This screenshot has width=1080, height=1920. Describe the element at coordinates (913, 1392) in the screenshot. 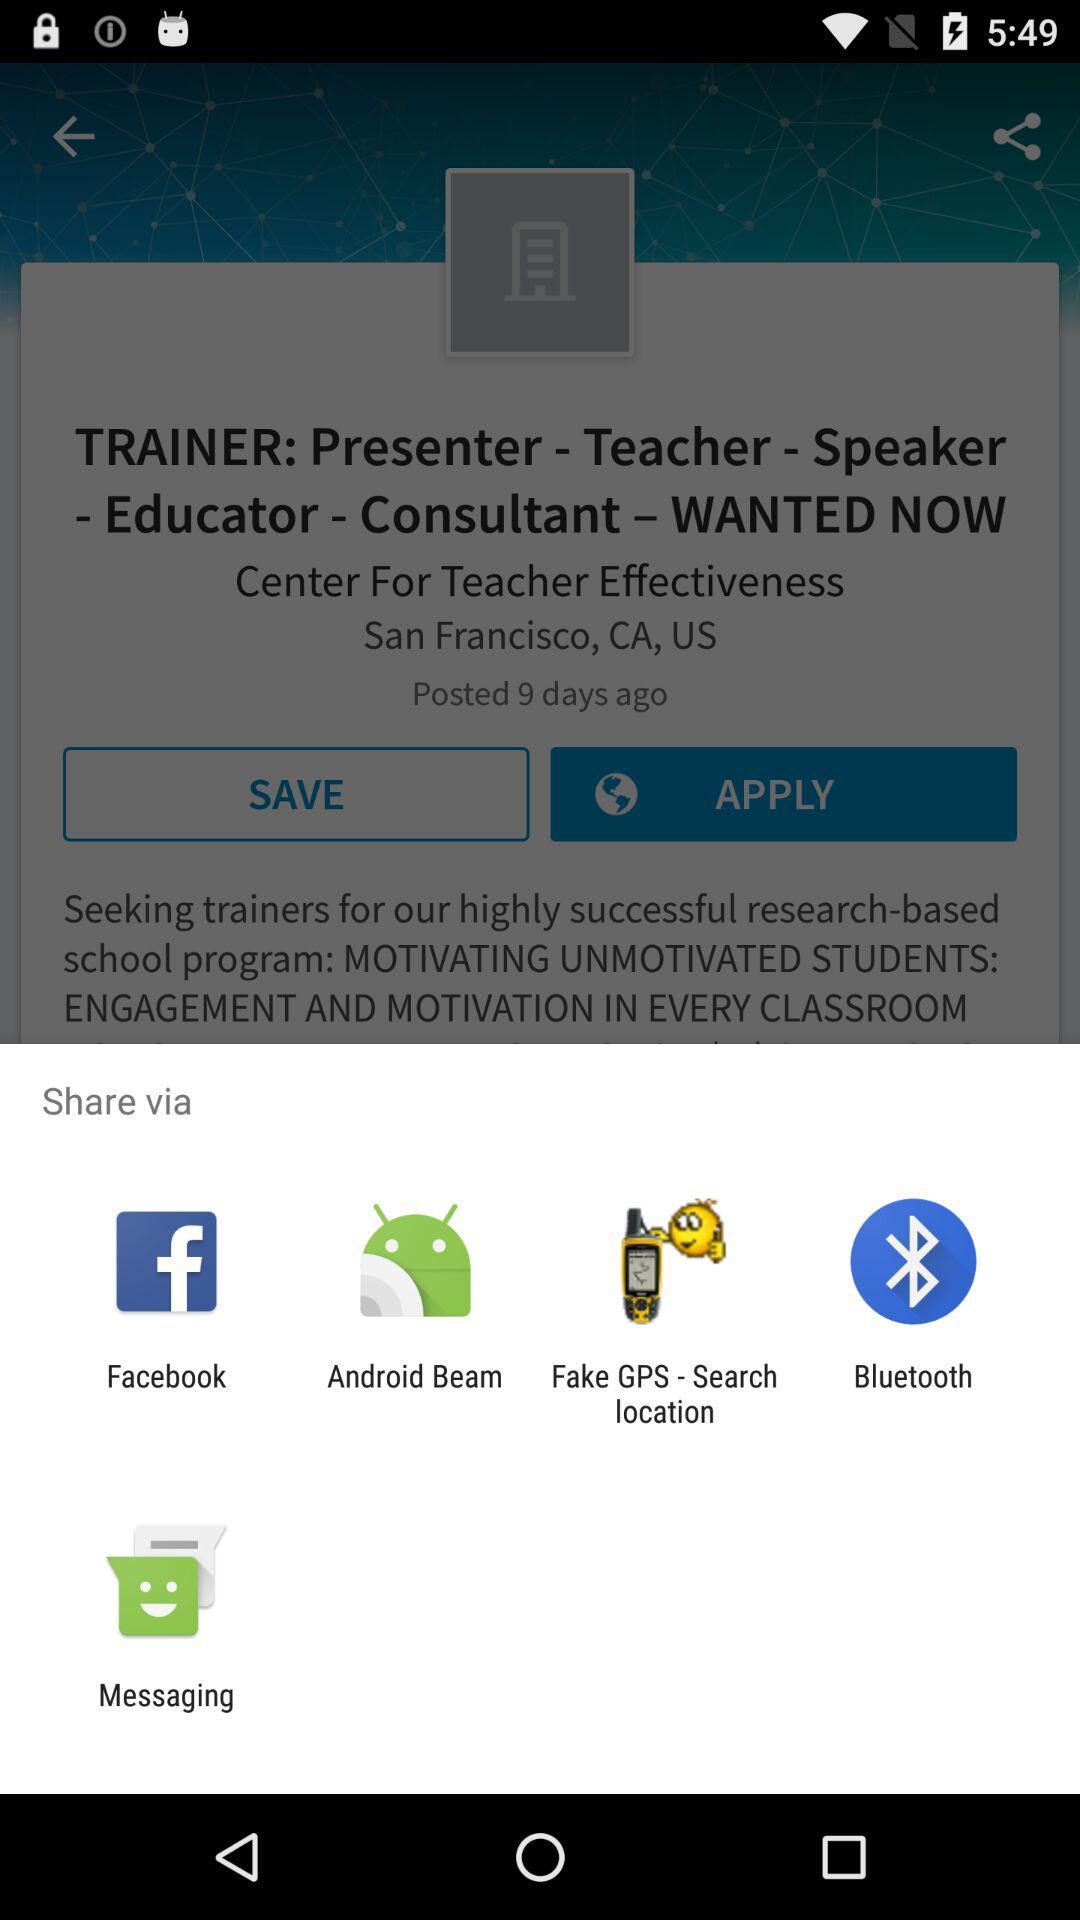

I see `item to the right of fake gps search icon` at that location.